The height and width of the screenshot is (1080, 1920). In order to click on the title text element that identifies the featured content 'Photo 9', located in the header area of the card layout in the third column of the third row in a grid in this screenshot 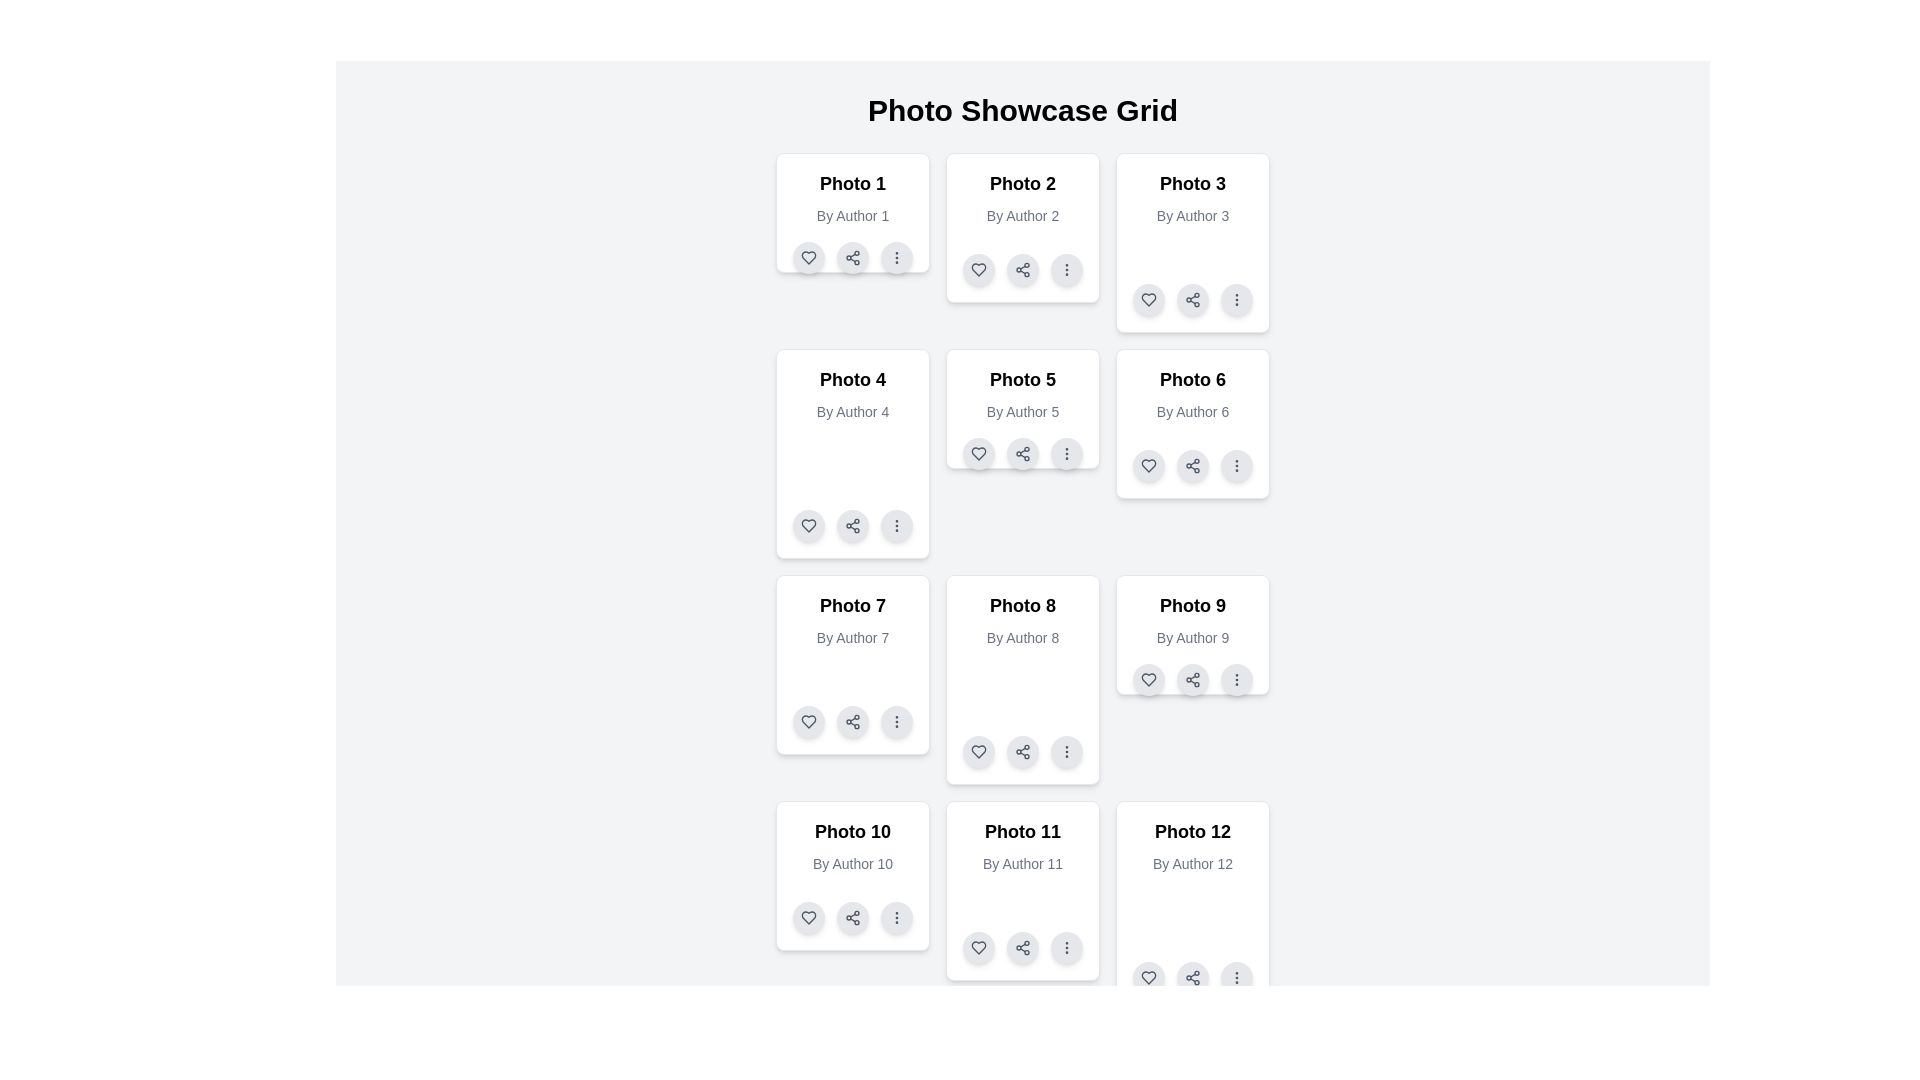, I will do `click(1193, 604)`.